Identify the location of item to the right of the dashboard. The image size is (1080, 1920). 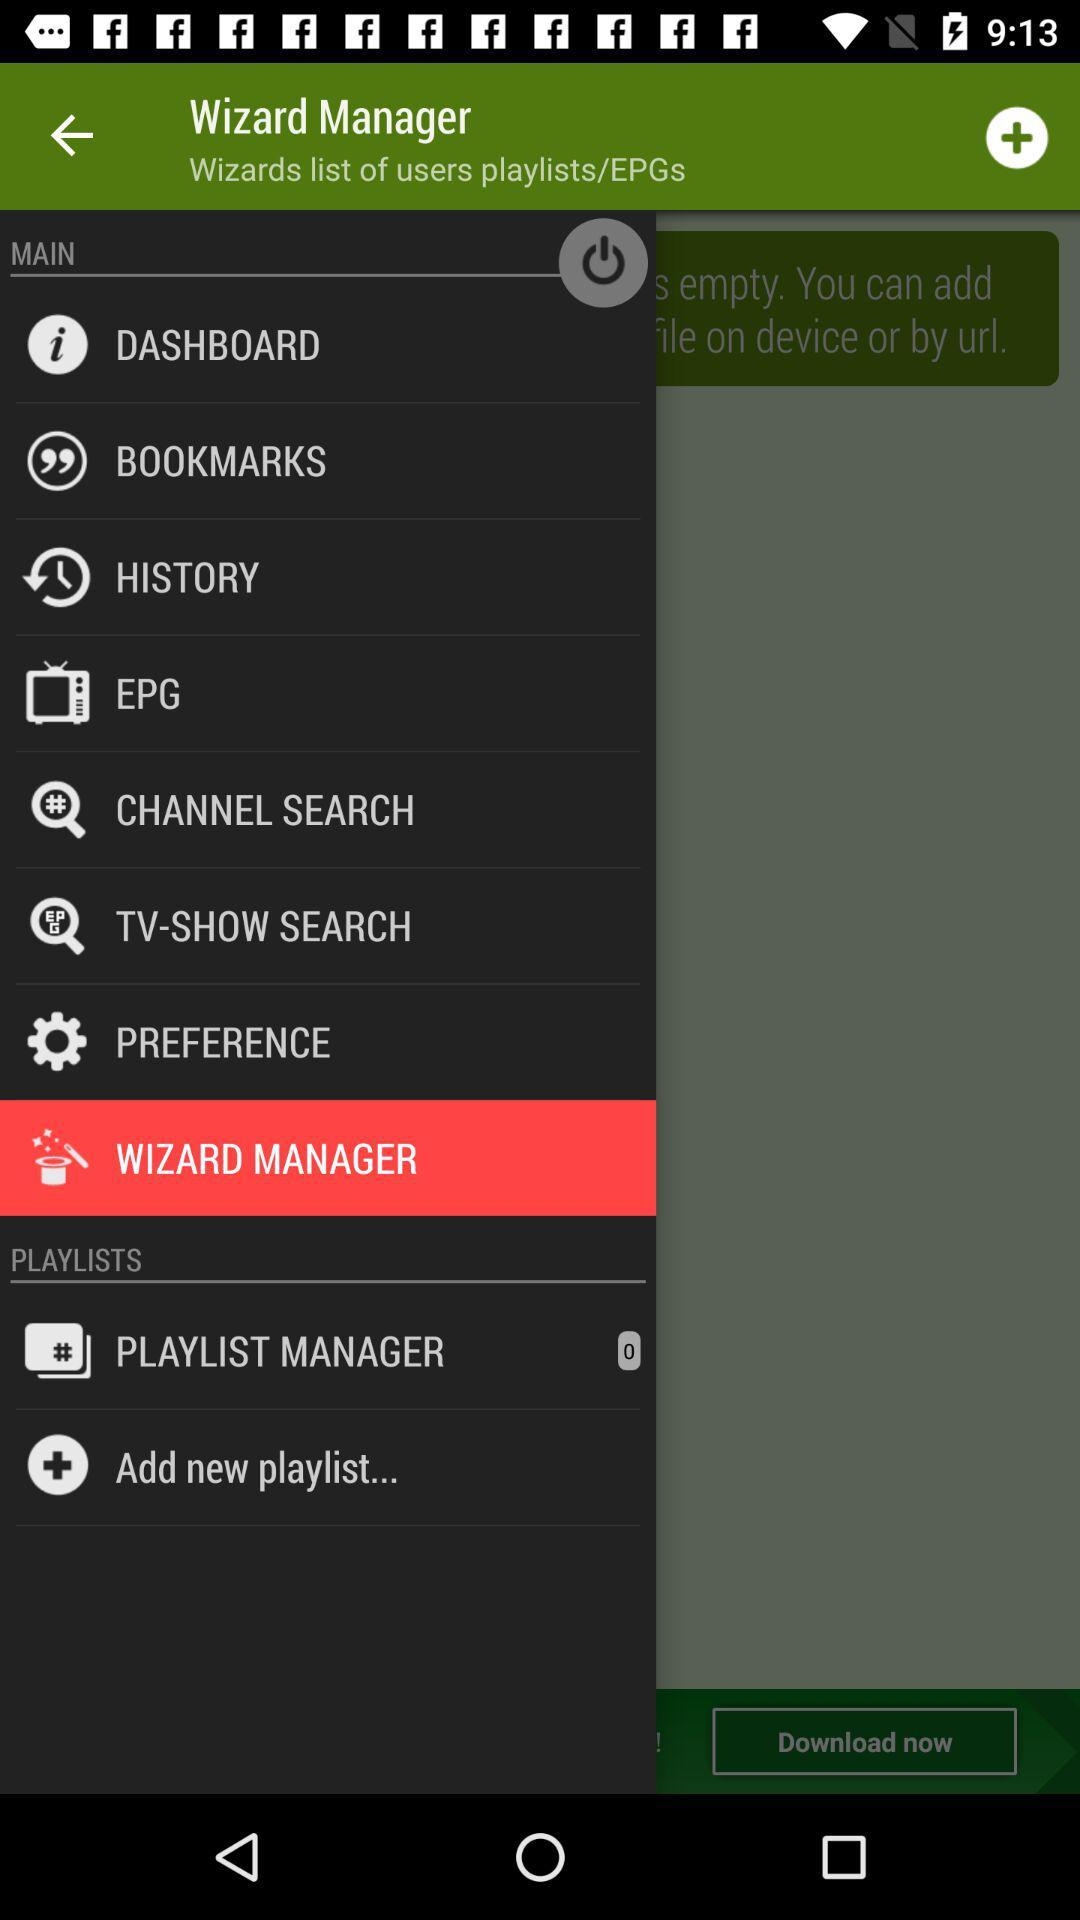
(602, 261).